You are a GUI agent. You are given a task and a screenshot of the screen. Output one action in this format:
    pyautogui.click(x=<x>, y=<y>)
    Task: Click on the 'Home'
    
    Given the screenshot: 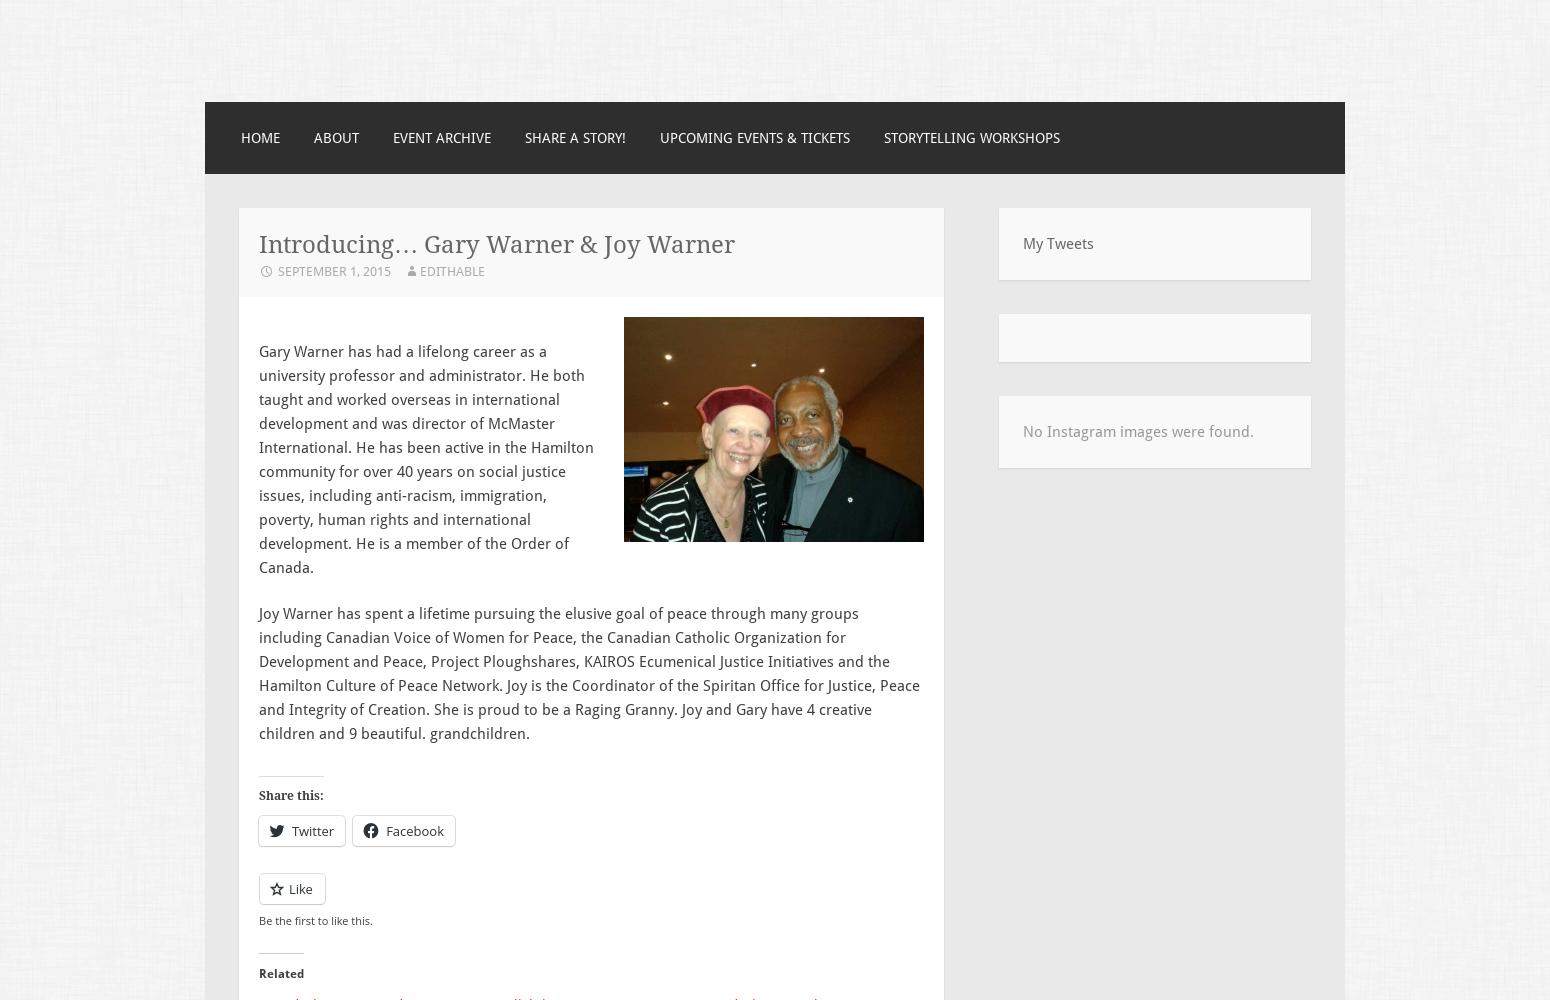 What is the action you would take?
    pyautogui.click(x=260, y=138)
    